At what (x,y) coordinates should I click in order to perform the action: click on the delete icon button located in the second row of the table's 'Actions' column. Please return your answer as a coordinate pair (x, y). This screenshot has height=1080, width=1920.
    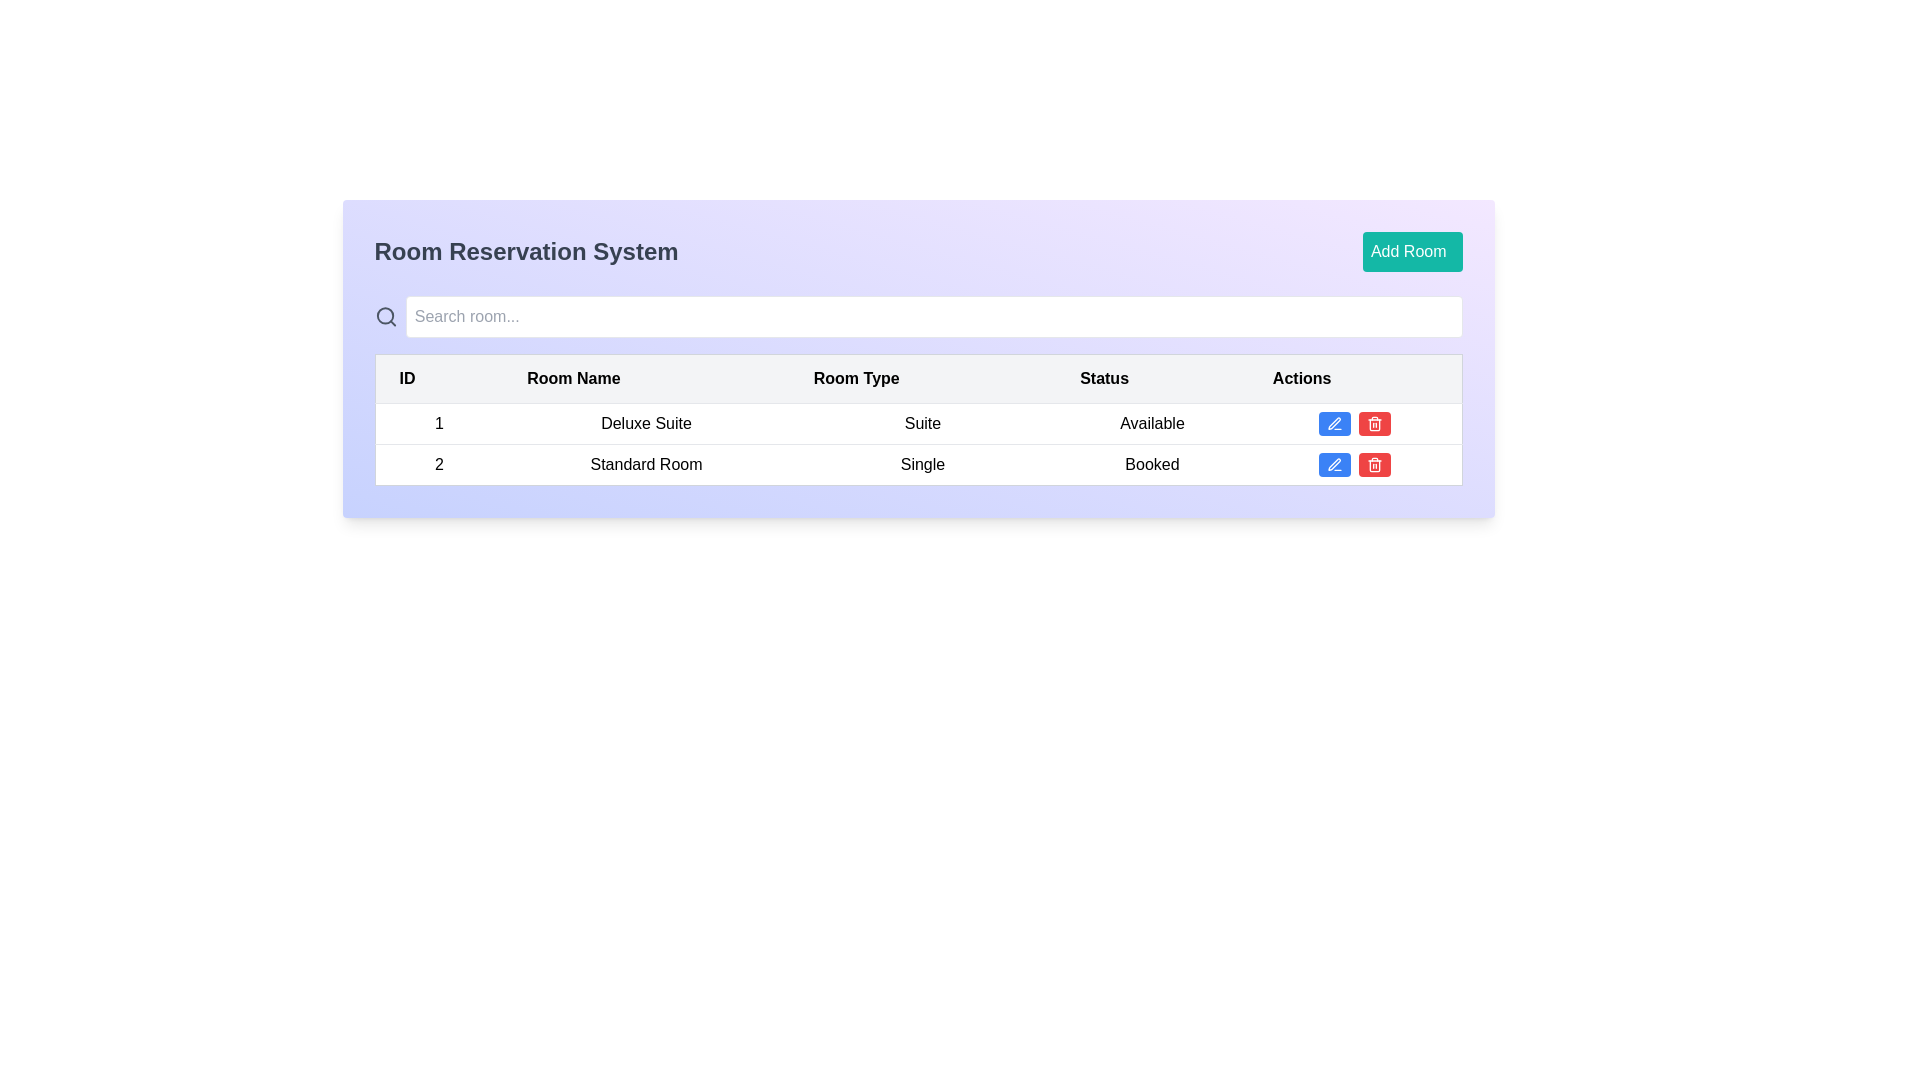
    Looking at the image, I should click on (1374, 465).